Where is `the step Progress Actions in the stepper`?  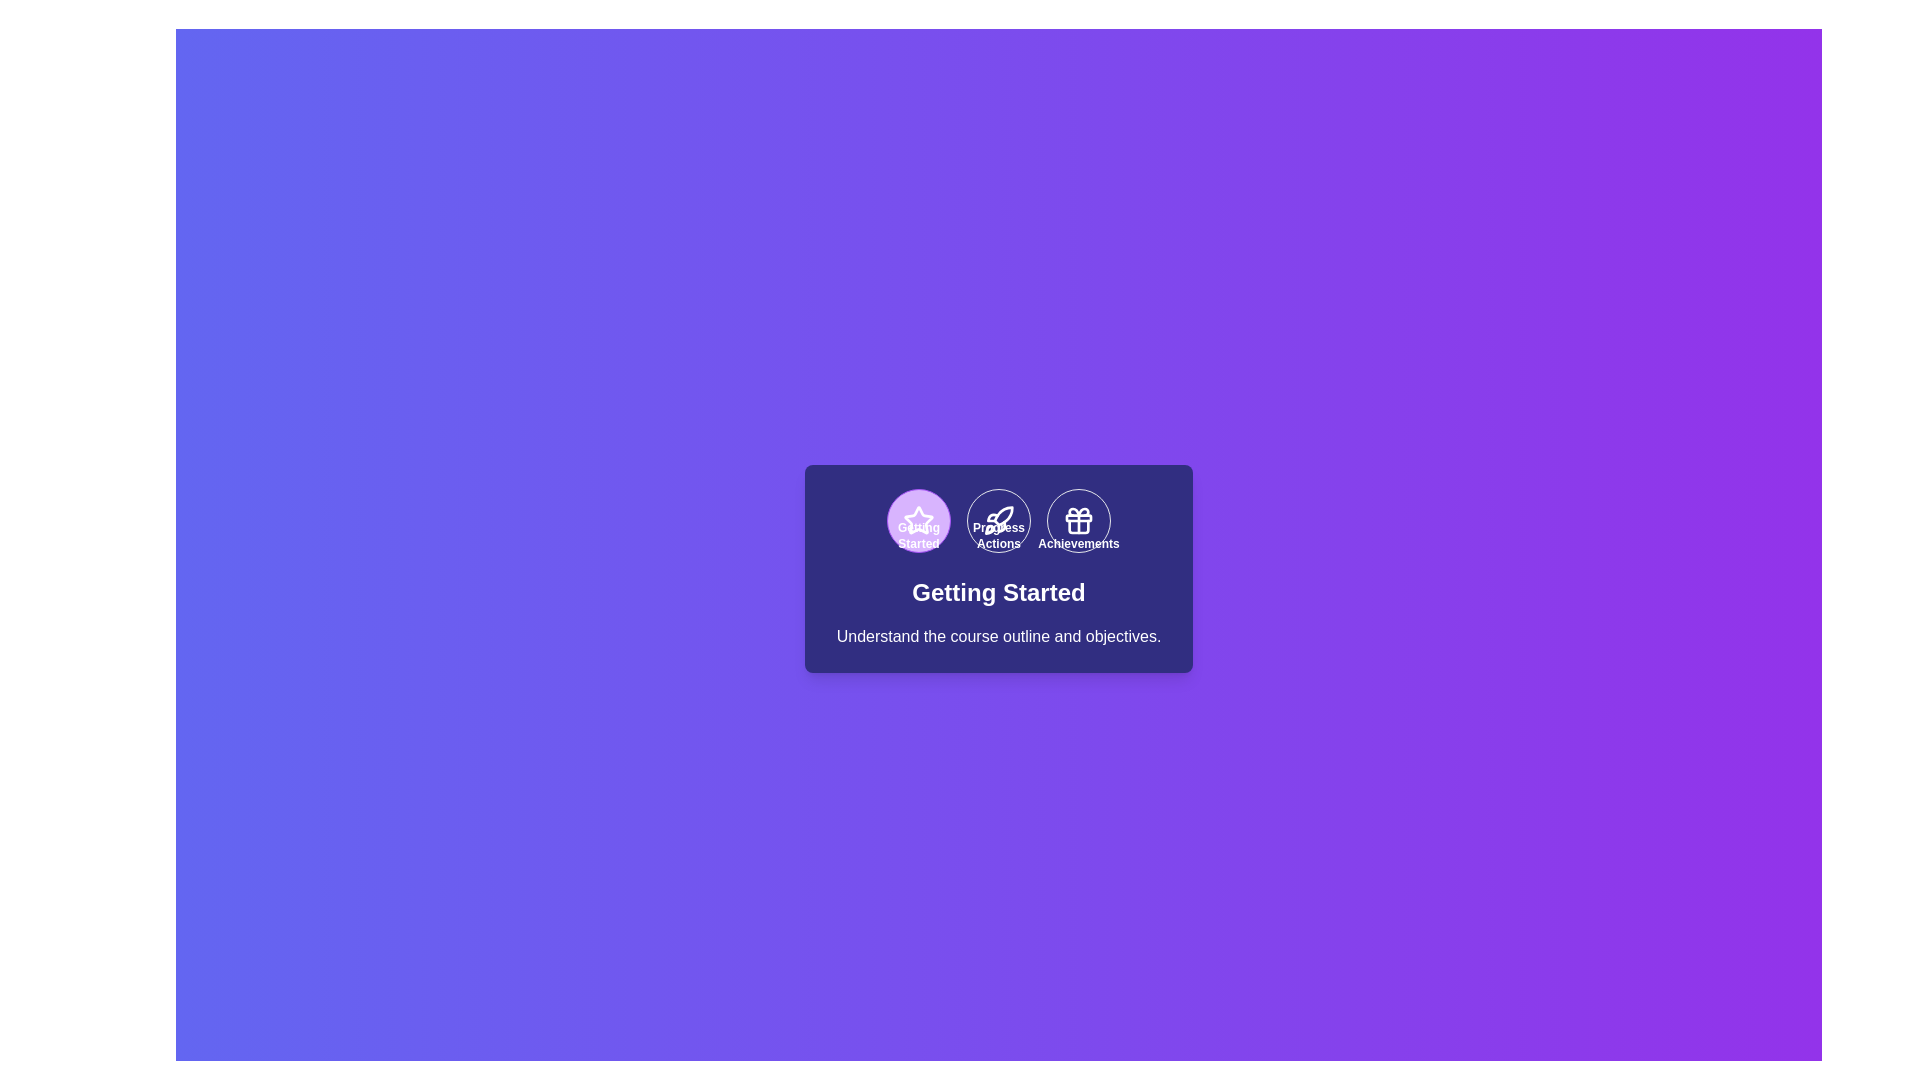 the step Progress Actions in the stepper is located at coordinates (998, 519).